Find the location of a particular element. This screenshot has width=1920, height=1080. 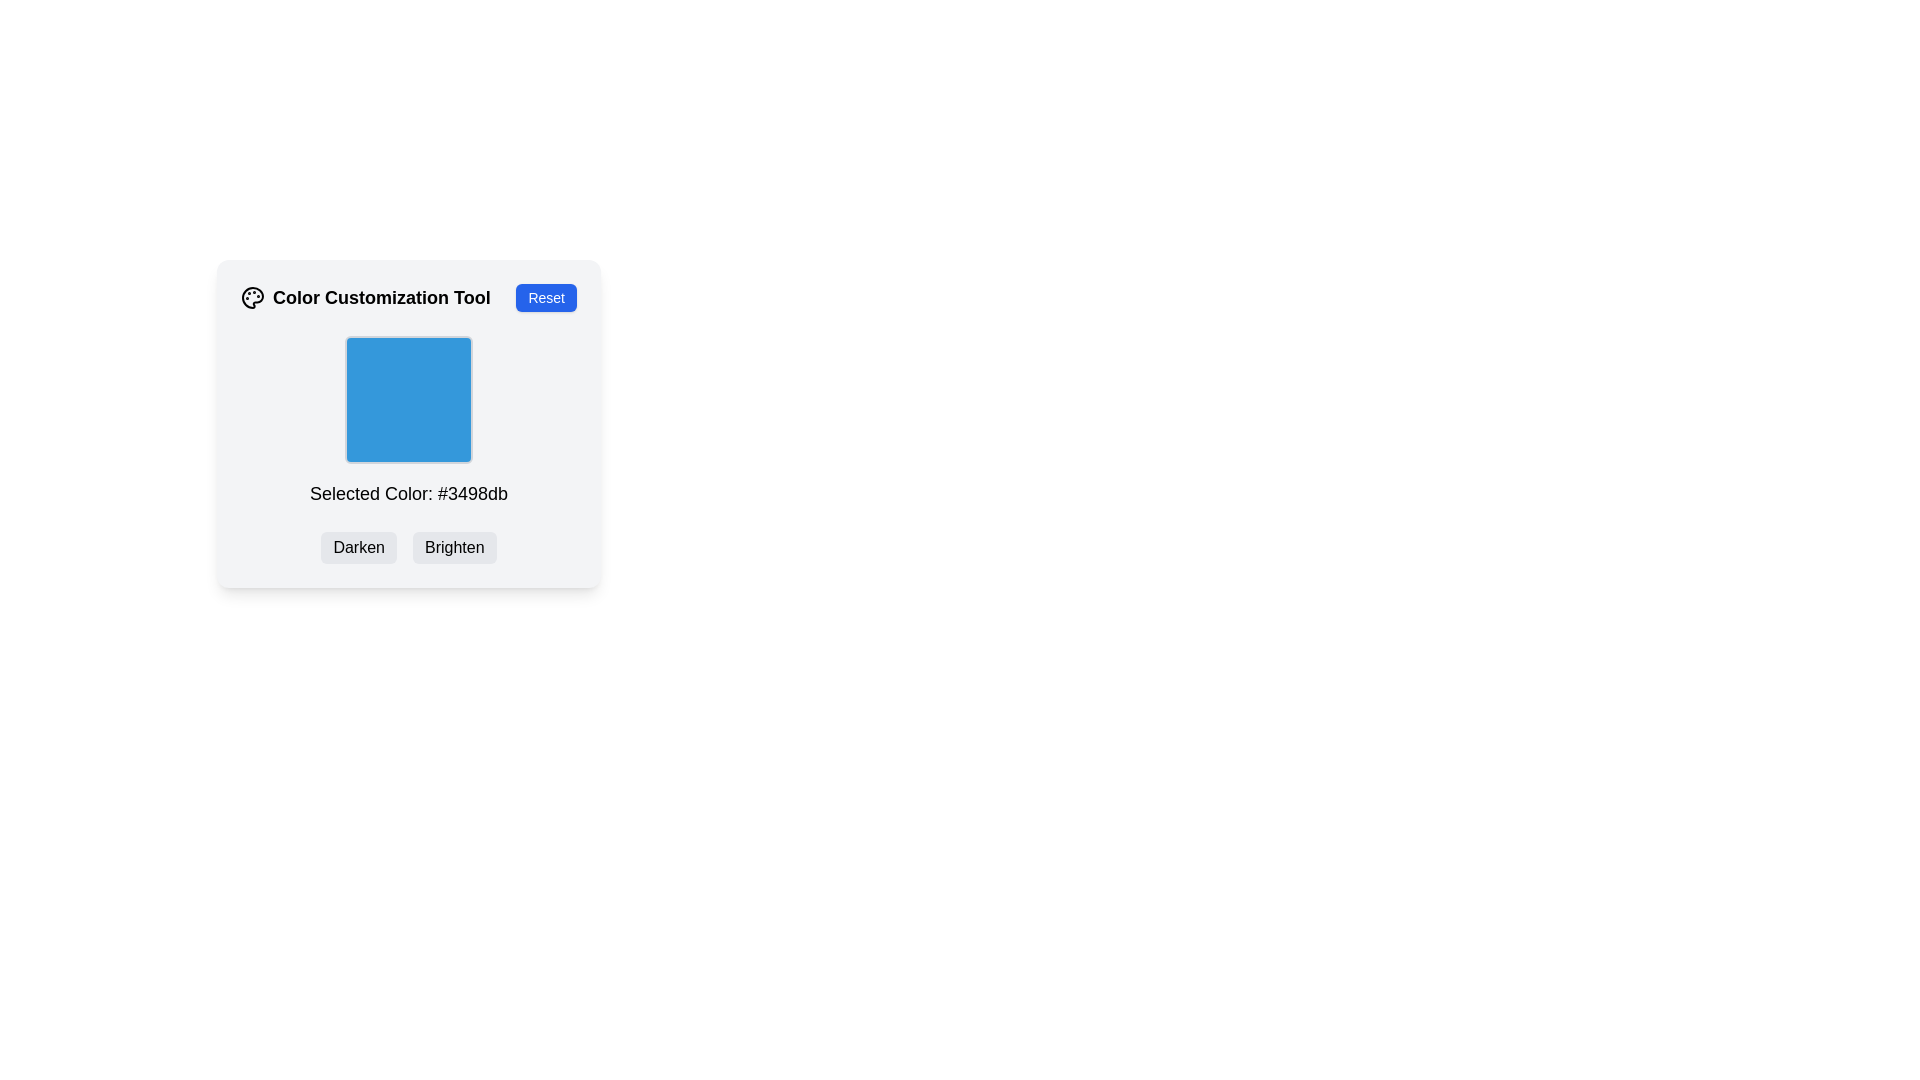

the 'Reset' button located in the top-right corner of the Color Customization Tool panel to reset the settings to their default state is located at coordinates (546, 297).